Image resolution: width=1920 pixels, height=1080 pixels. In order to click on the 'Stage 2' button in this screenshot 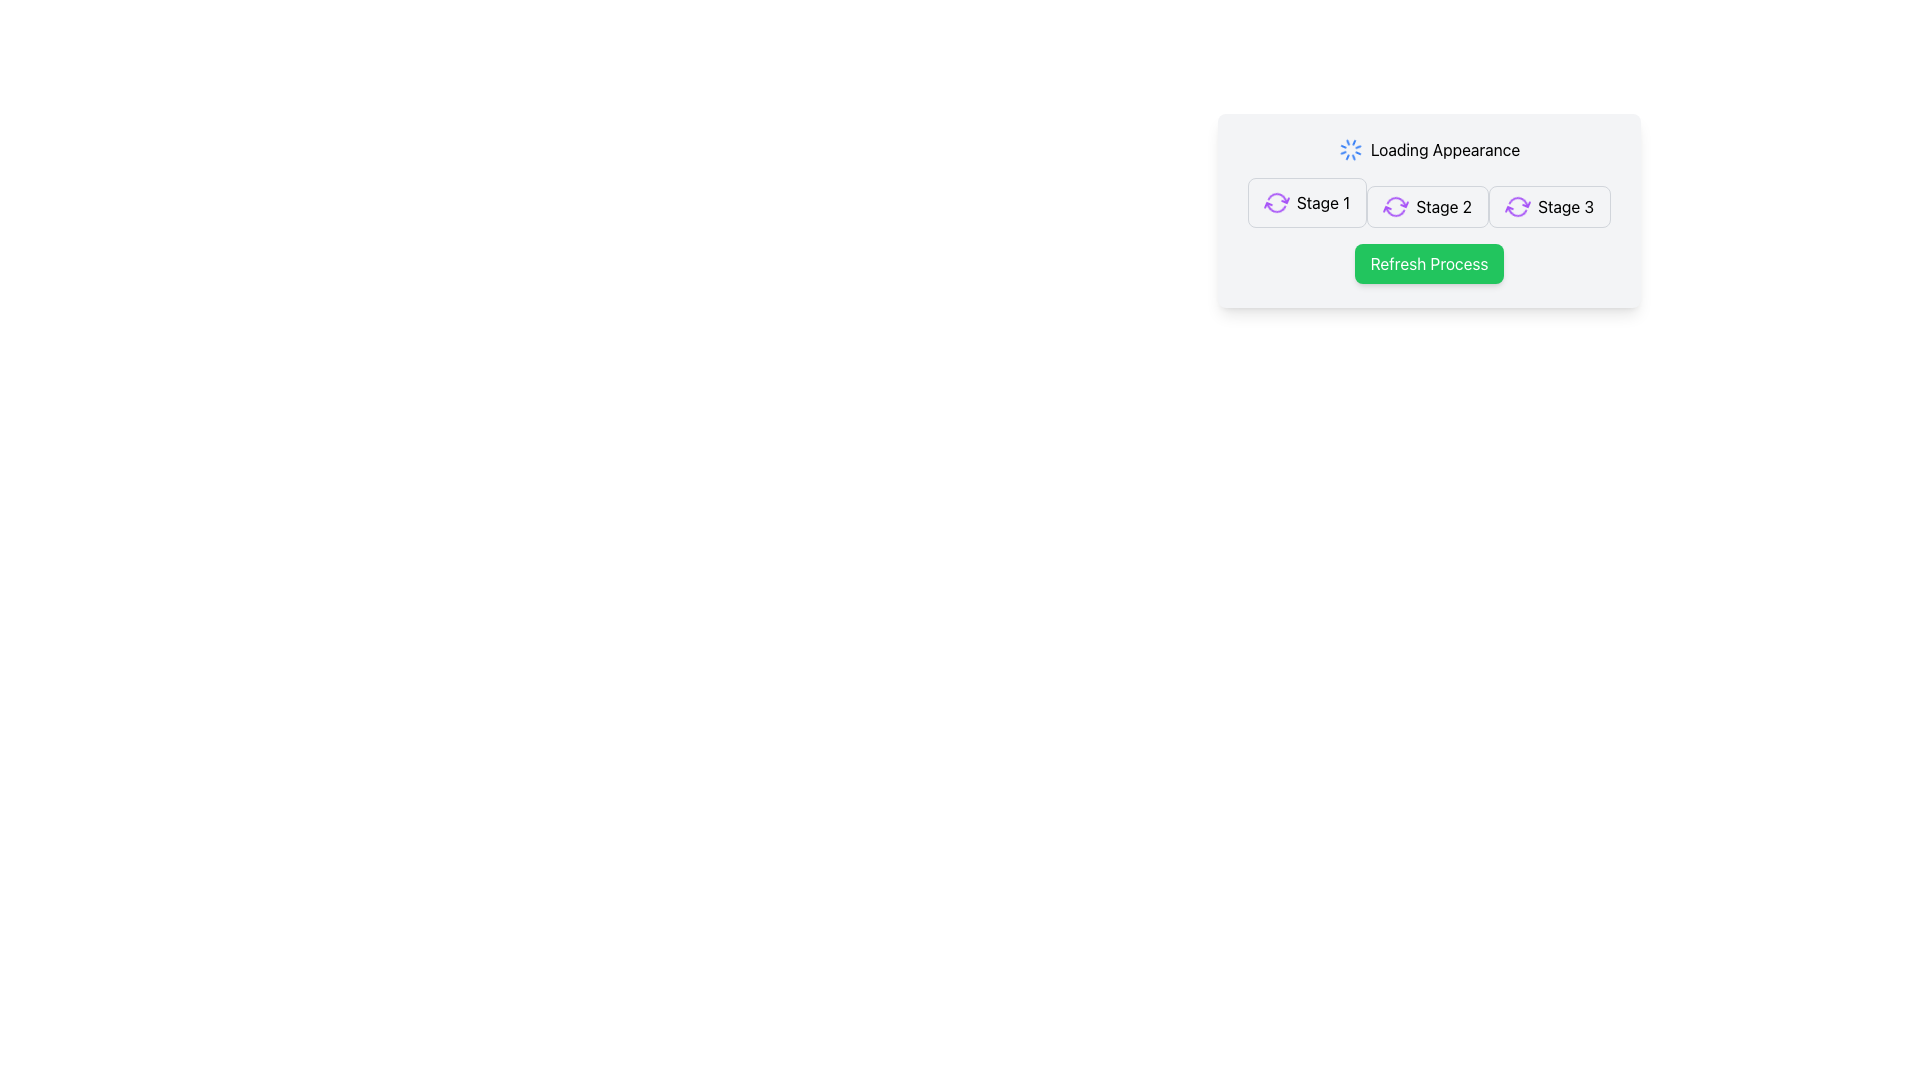, I will do `click(1427, 207)`.